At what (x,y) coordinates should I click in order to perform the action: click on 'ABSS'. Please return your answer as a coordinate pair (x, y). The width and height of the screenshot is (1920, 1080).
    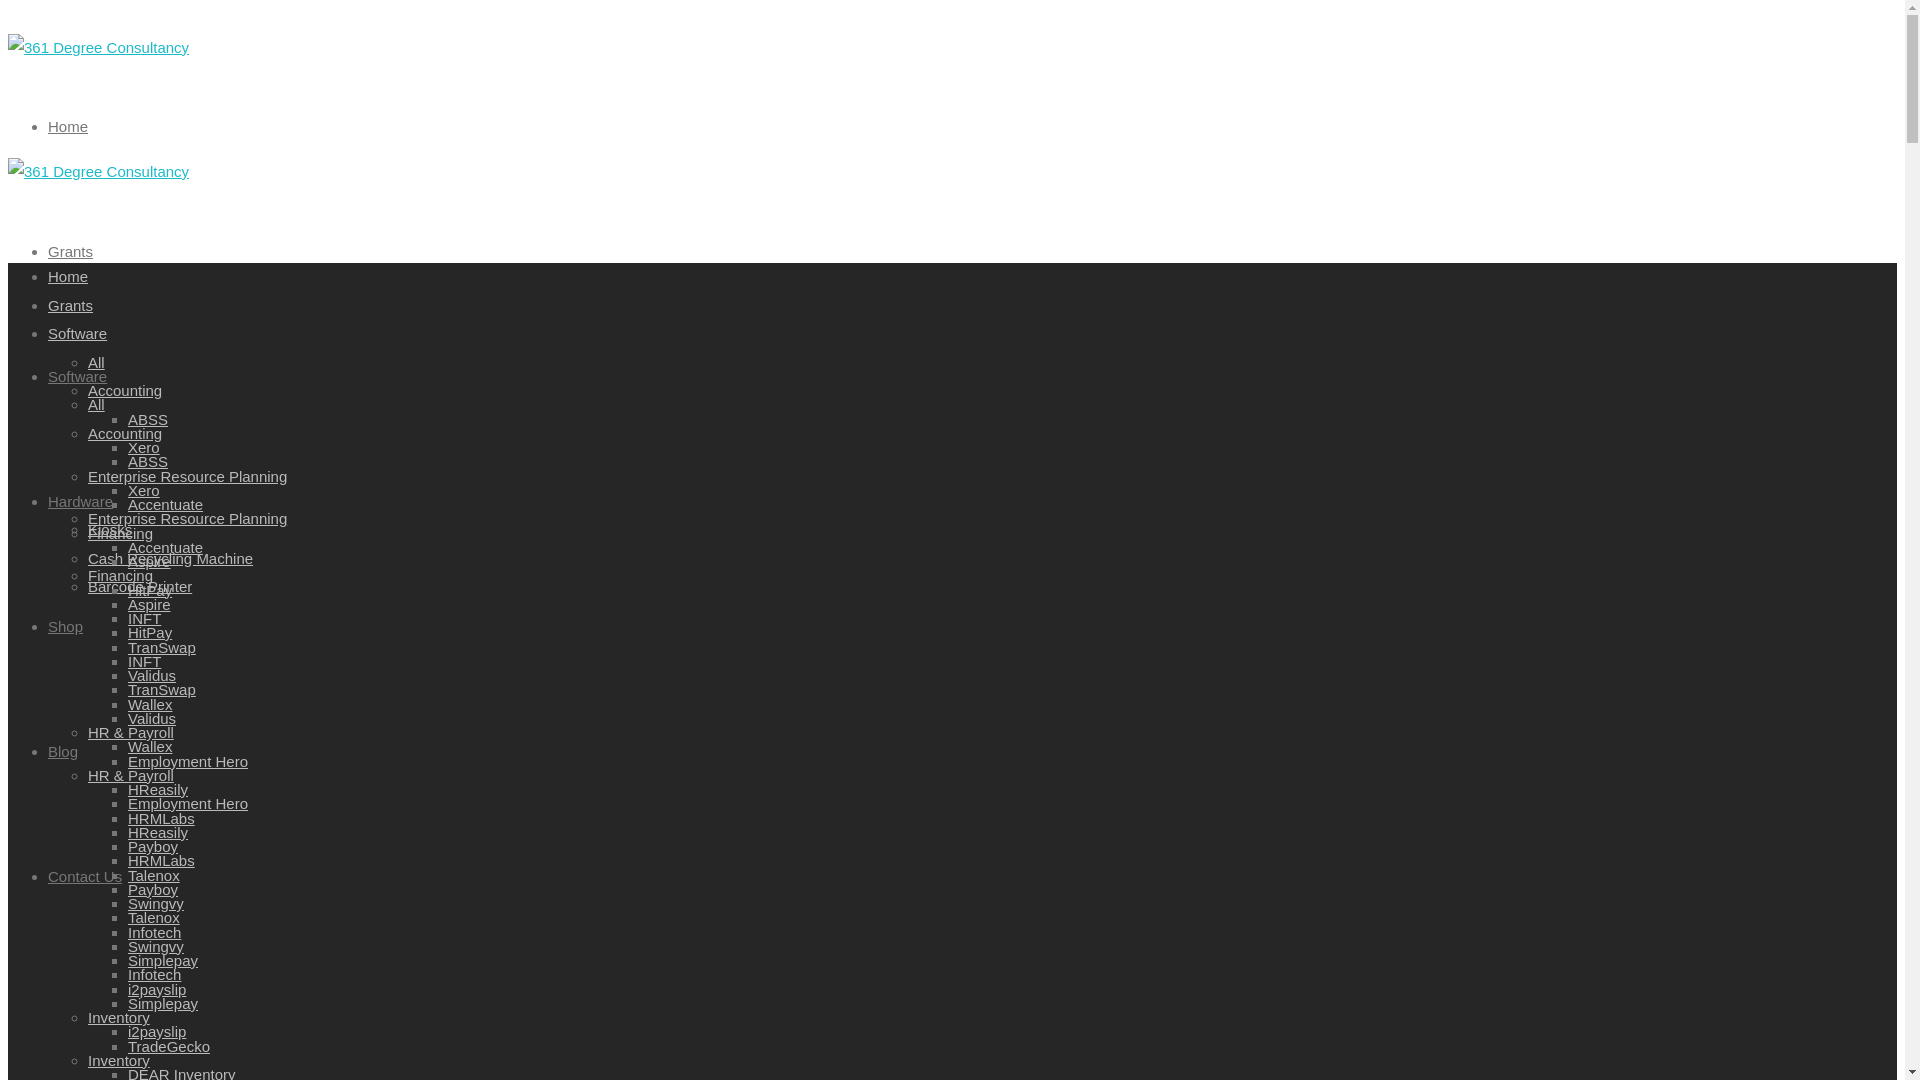
    Looking at the image, I should click on (147, 461).